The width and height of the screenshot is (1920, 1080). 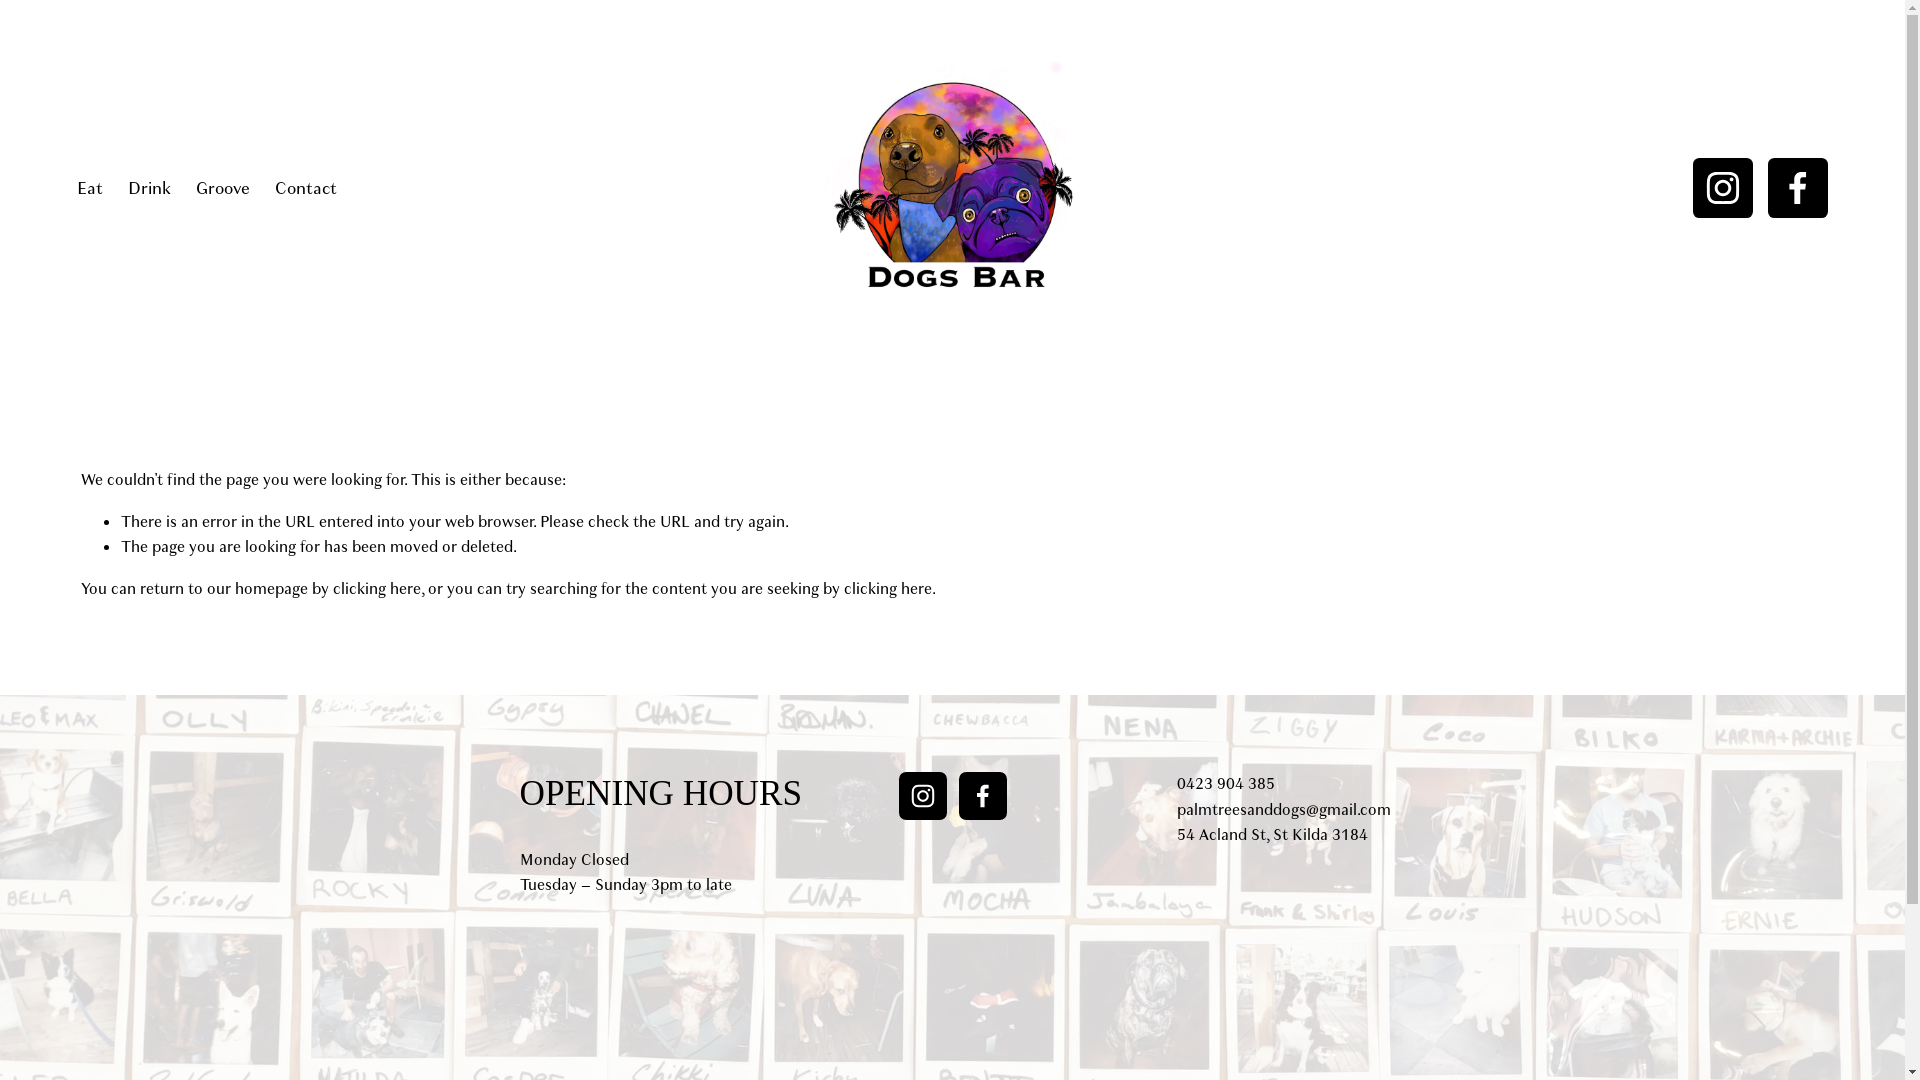 What do you see at coordinates (273, 188) in the screenshot?
I see `'Contact'` at bounding box center [273, 188].